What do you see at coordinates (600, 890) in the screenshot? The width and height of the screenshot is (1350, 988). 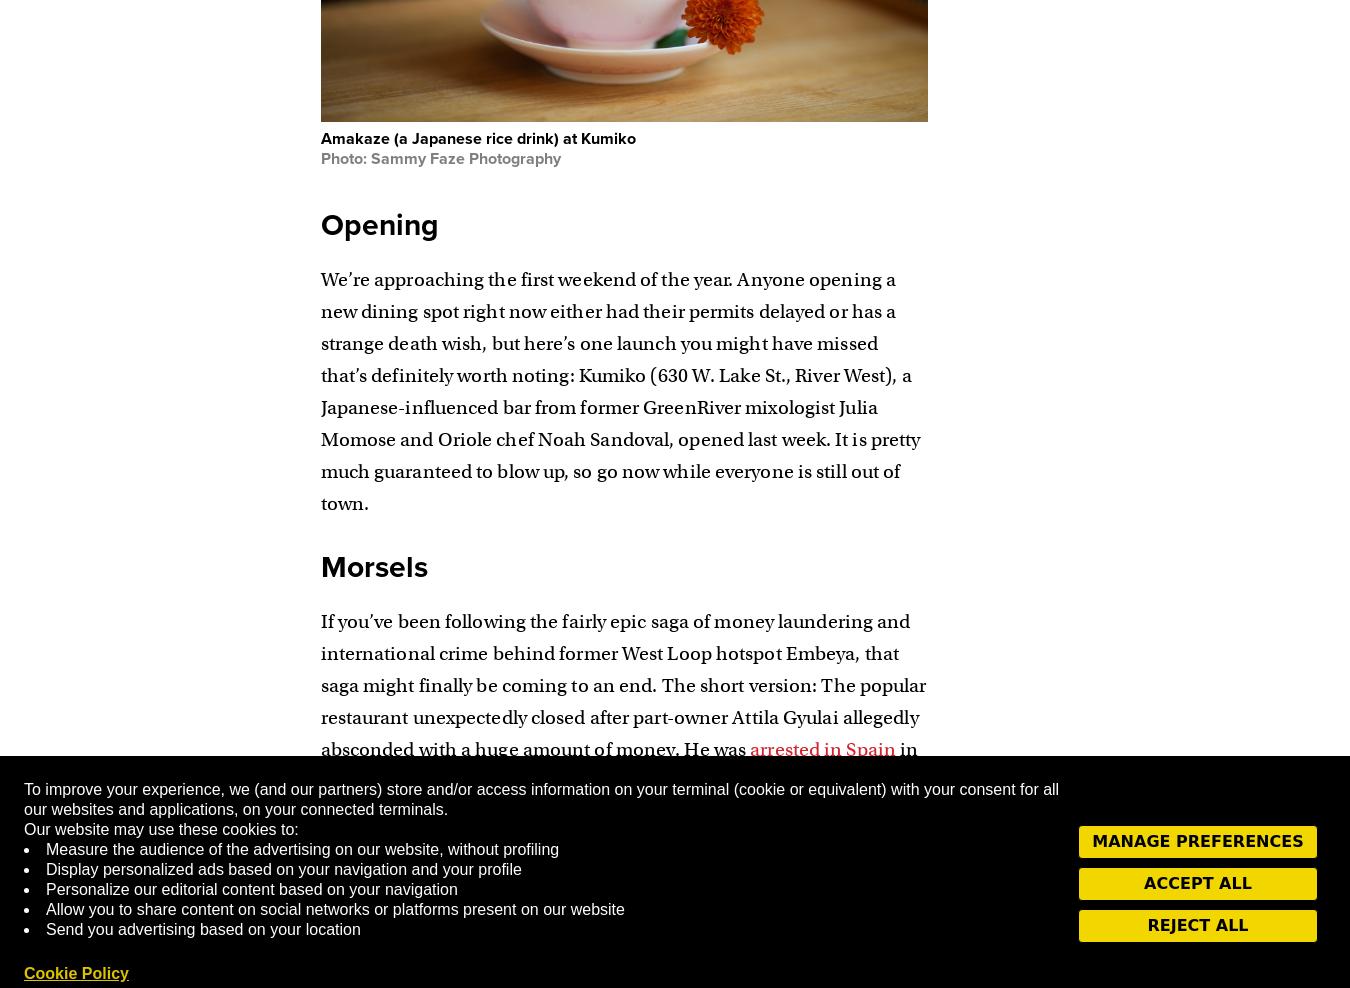 I see `'Every year, Eater Chicago pulls in year-end opinions from notable writers around town to'` at bounding box center [600, 890].